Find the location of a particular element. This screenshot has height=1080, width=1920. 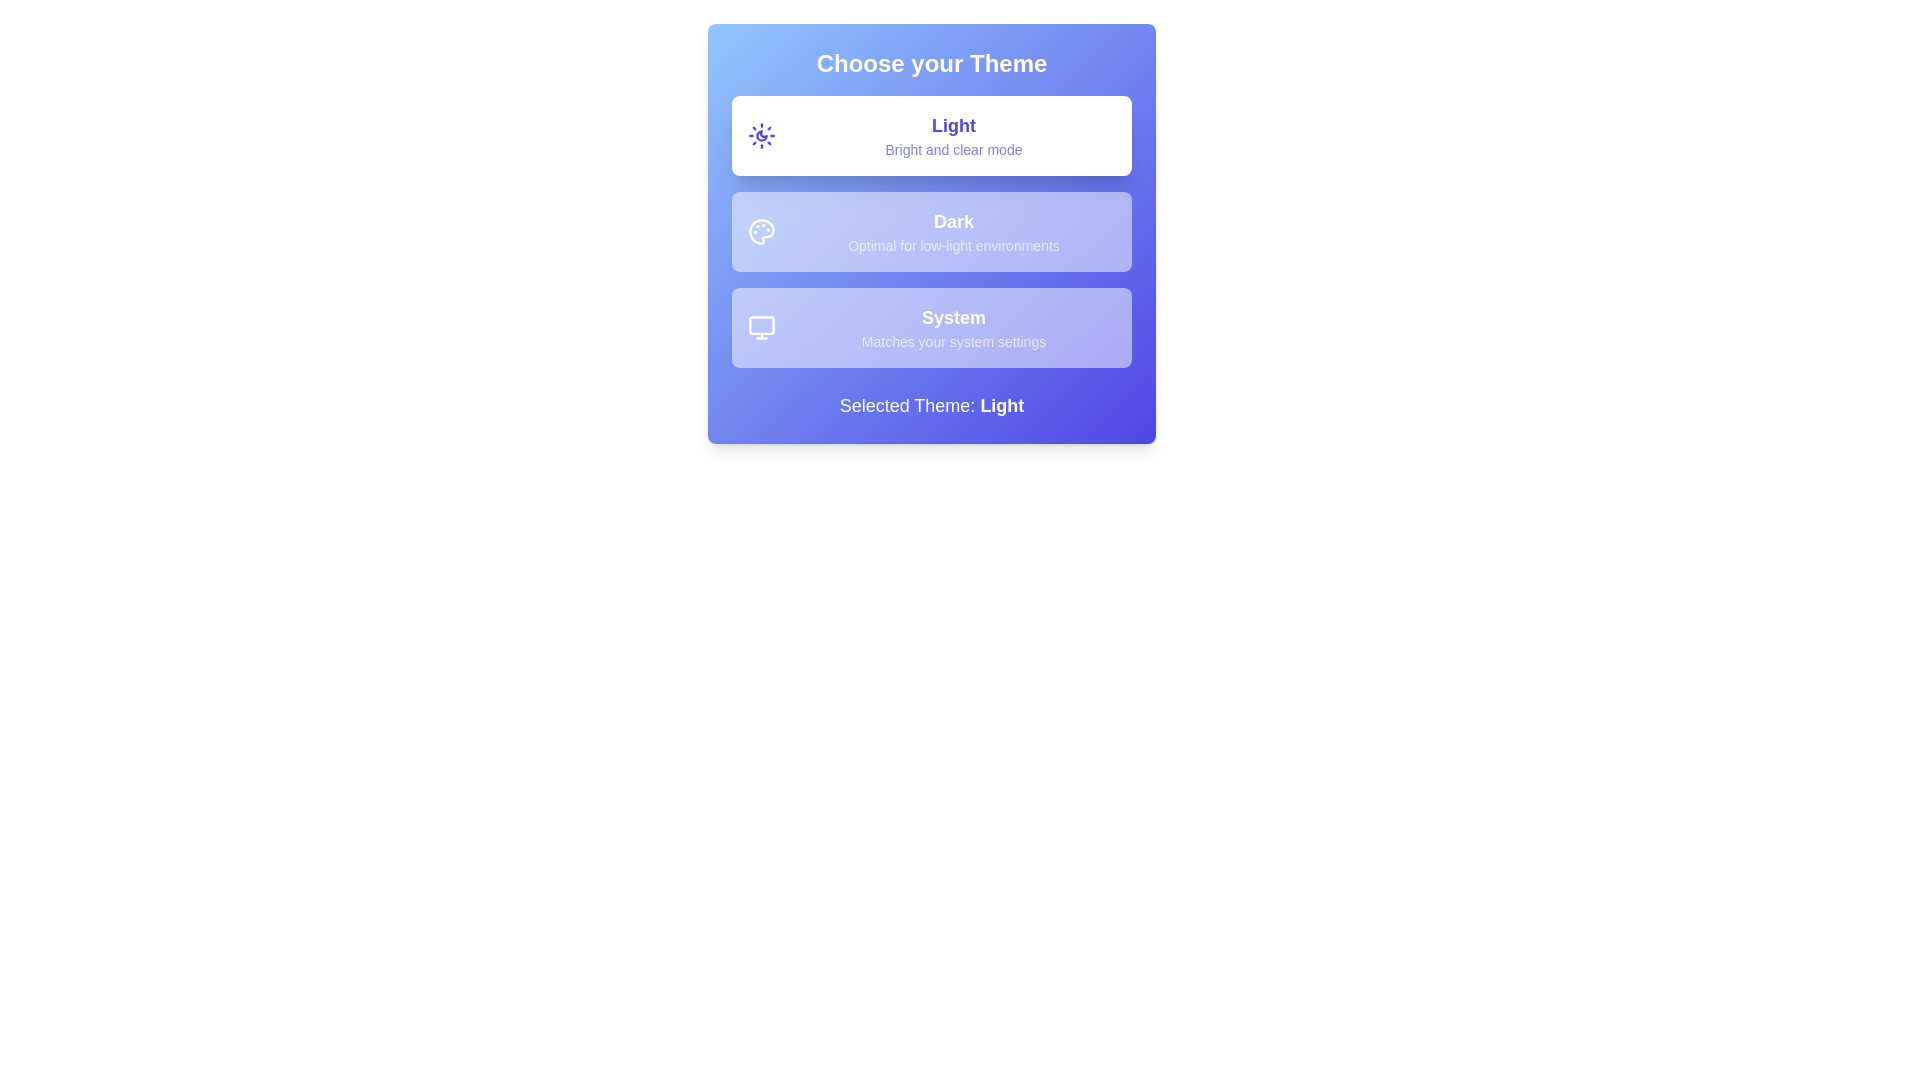

the theme Light by clicking on its option is located at coordinates (930, 135).